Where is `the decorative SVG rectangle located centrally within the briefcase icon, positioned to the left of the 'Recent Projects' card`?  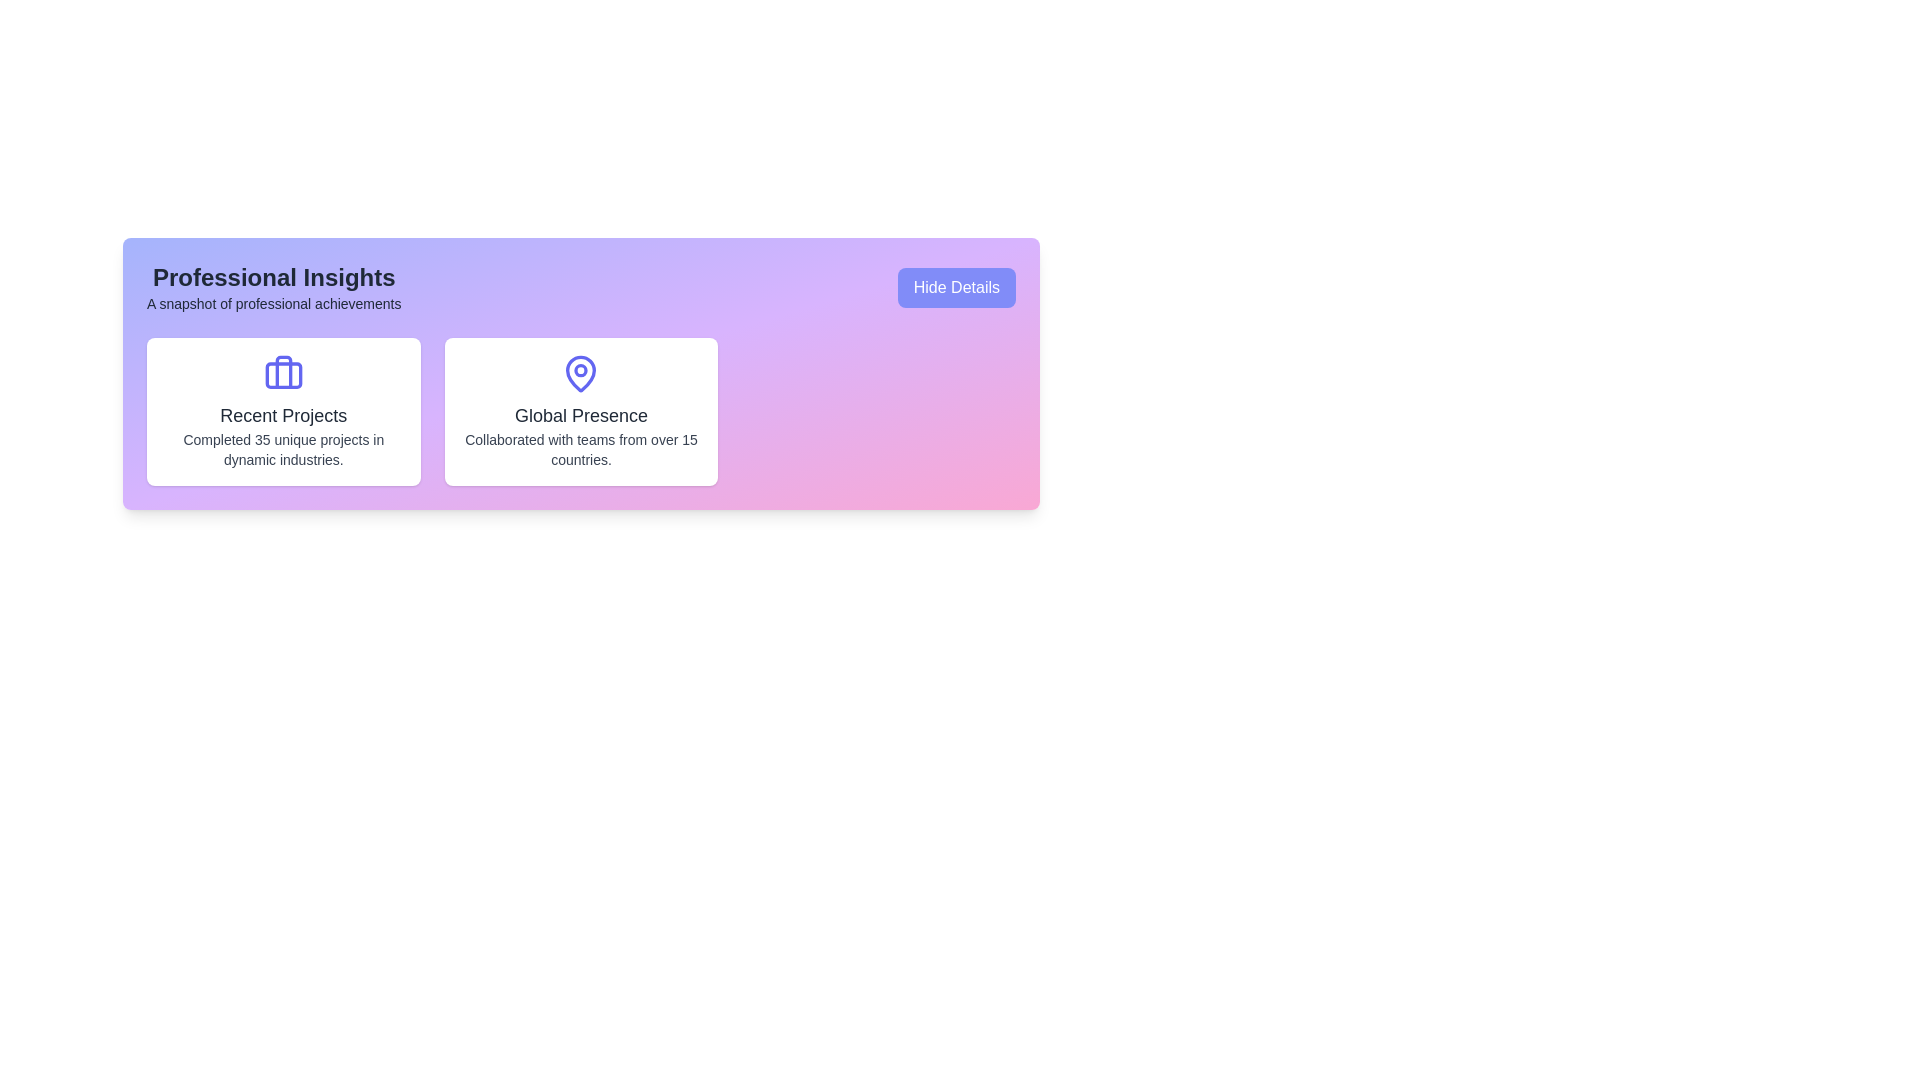 the decorative SVG rectangle located centrally within the briefcase icon, positioned to the left of the 'Recent Projects' card is located at coordinates (282, 375).